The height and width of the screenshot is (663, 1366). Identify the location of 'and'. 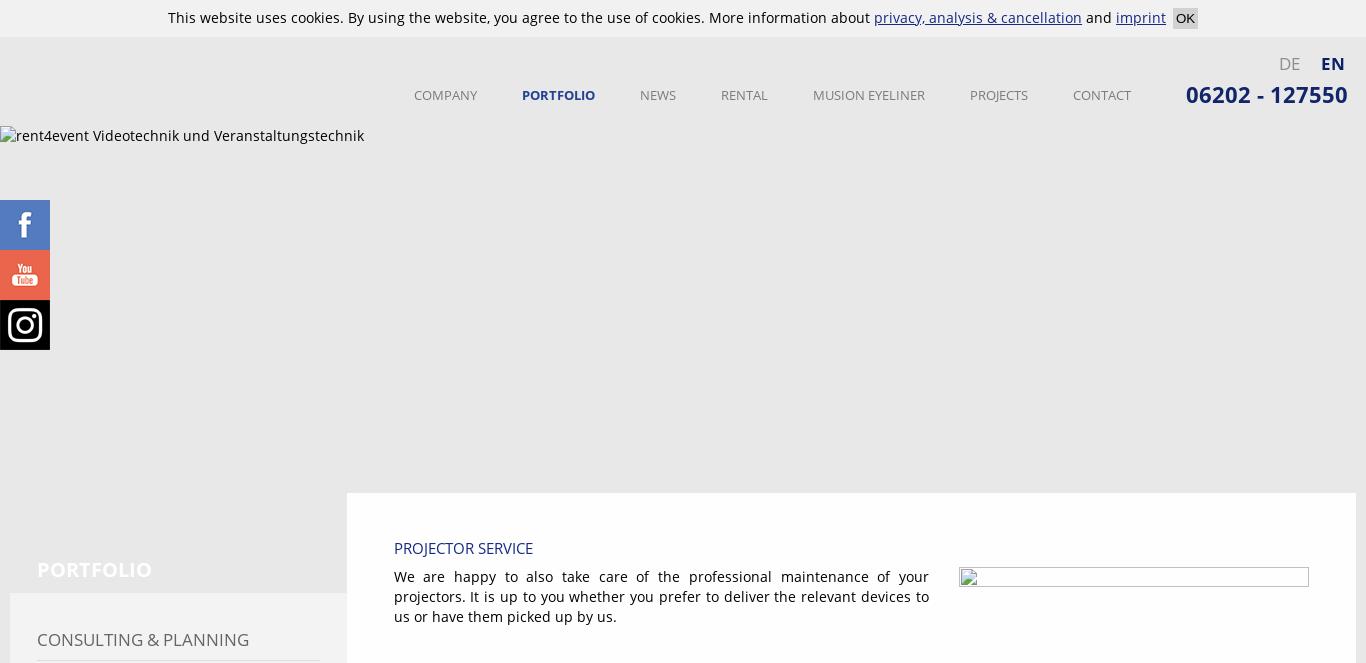
(1081, 17).